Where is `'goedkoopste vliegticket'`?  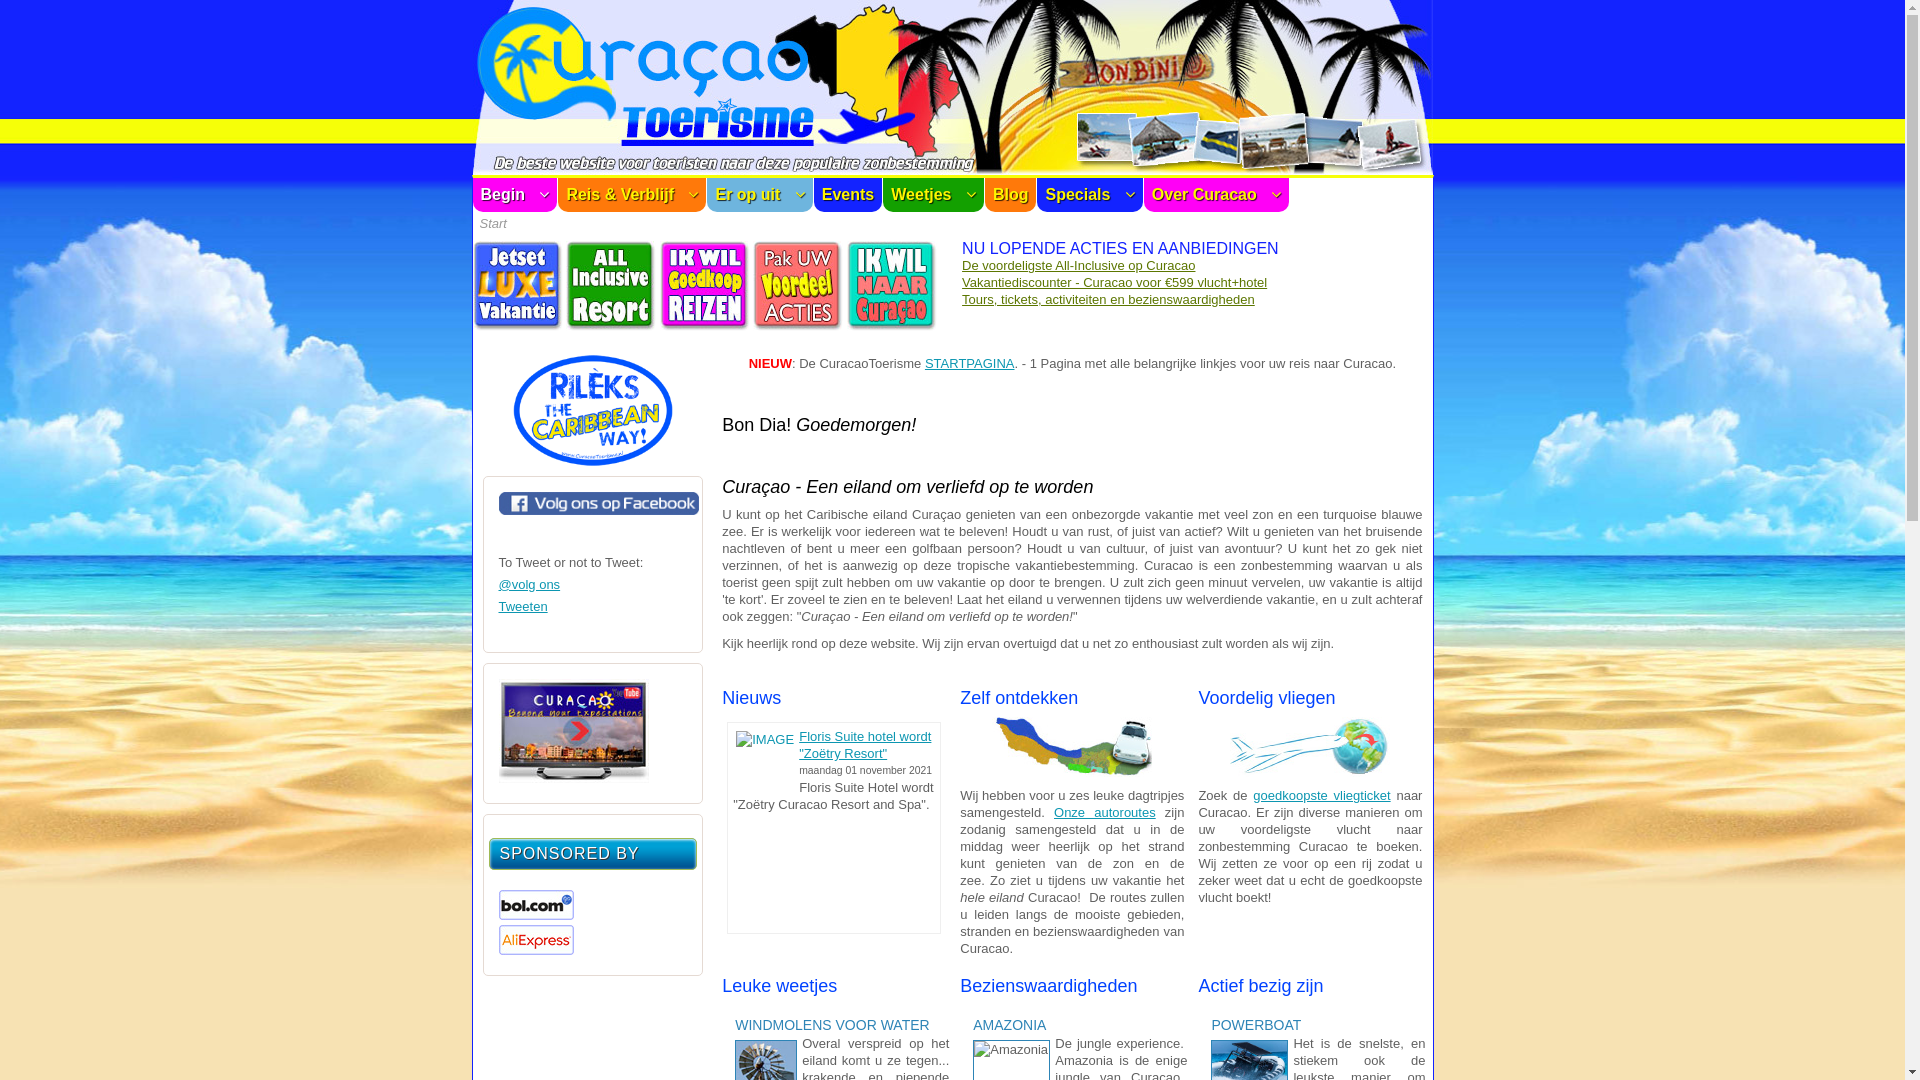 'goedkoopste vliegticket' is located at coordinates (1321, 794).